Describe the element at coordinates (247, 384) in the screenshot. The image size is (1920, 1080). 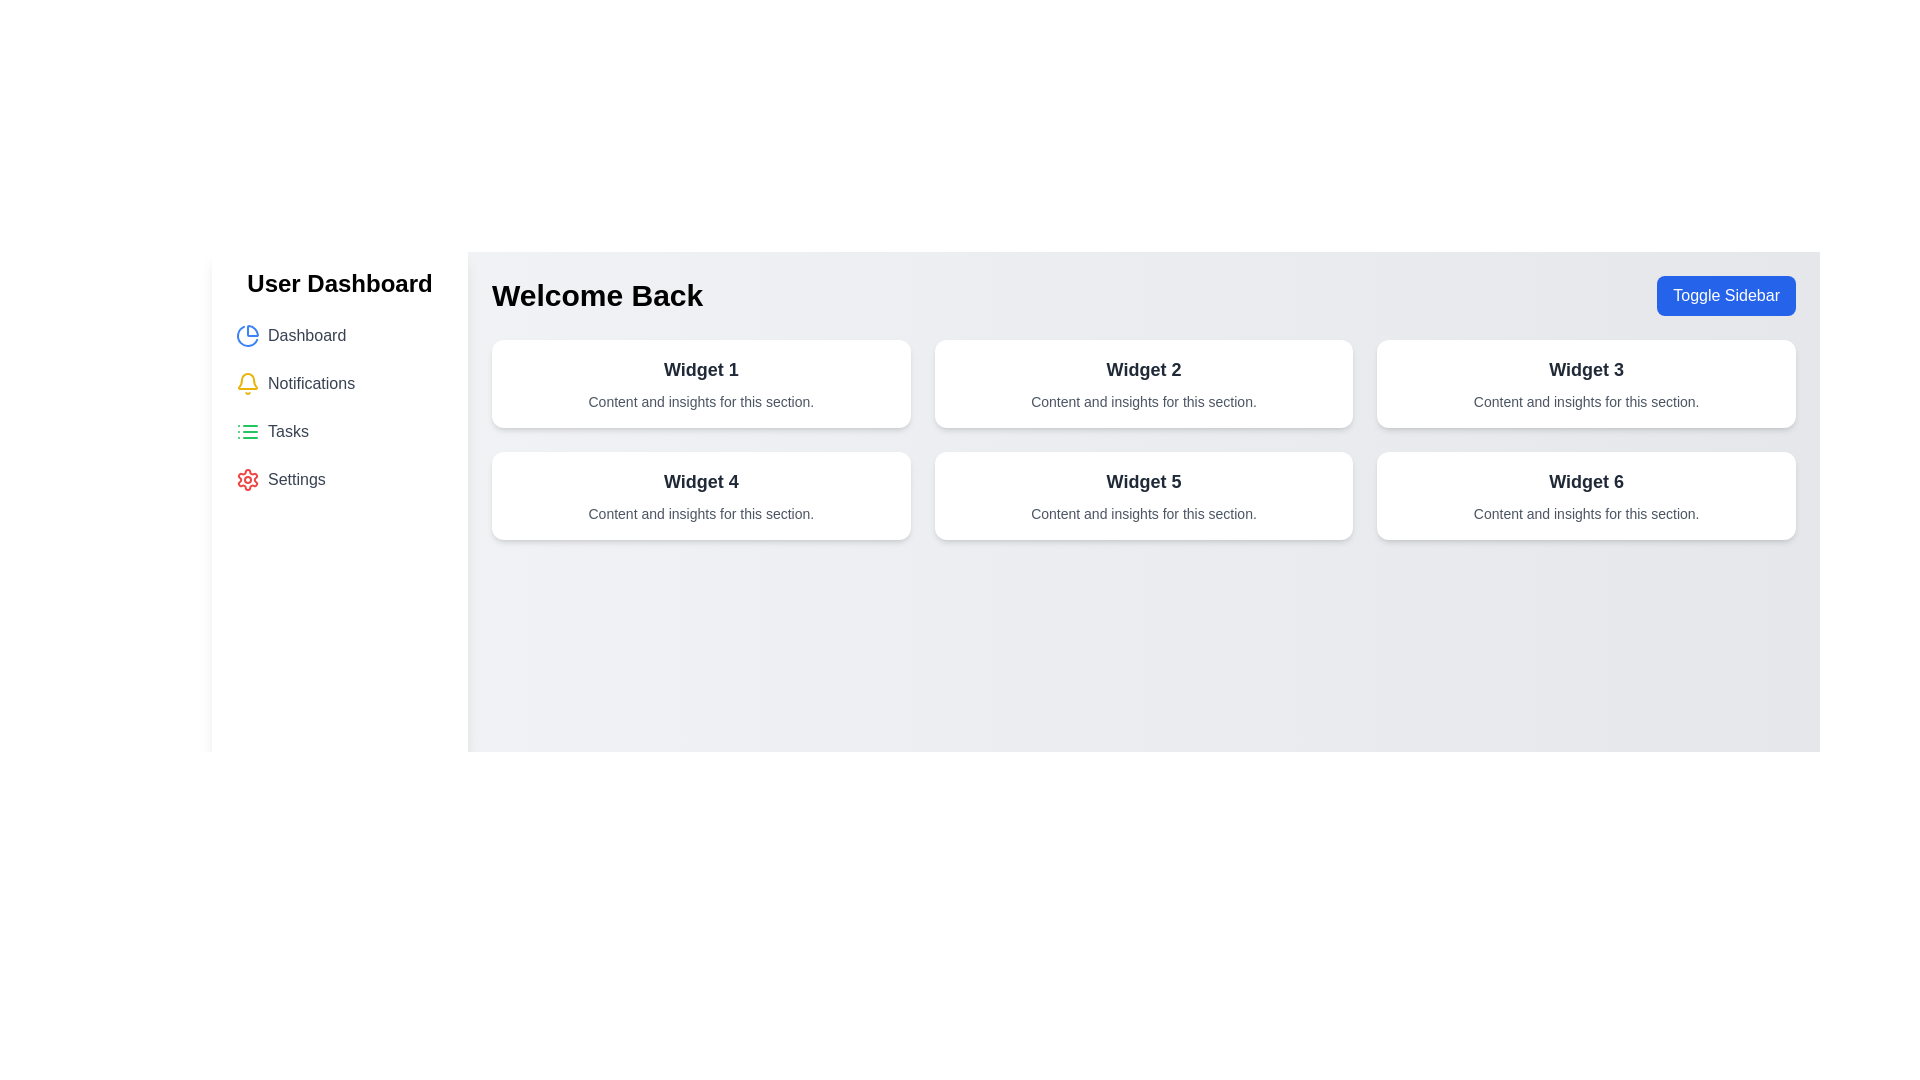
I see `the notification icon located in the left sidebar navigation menu, positioned to the left of the 'Notifications' text` at that location.